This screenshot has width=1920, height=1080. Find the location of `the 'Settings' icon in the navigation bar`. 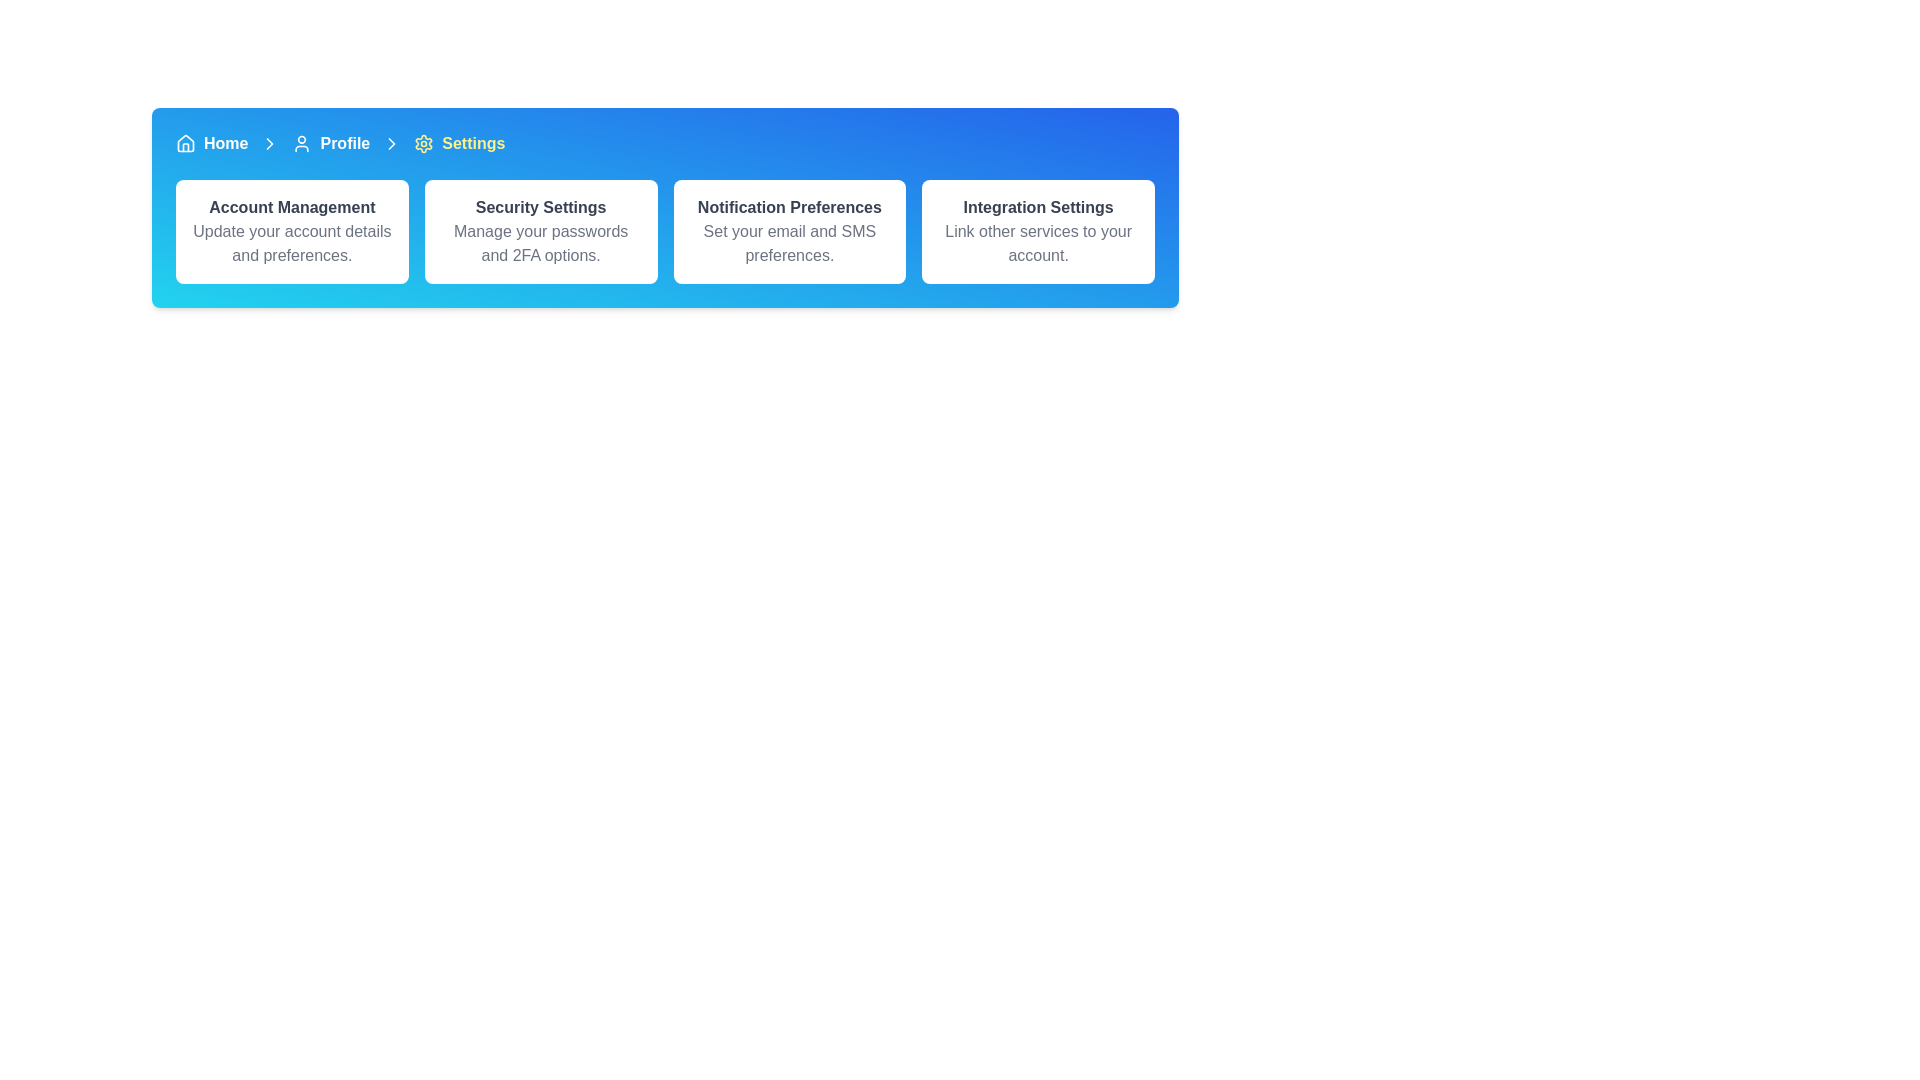

the 'Settings' icon in the navigation bar is located at coordinates (423, 142).